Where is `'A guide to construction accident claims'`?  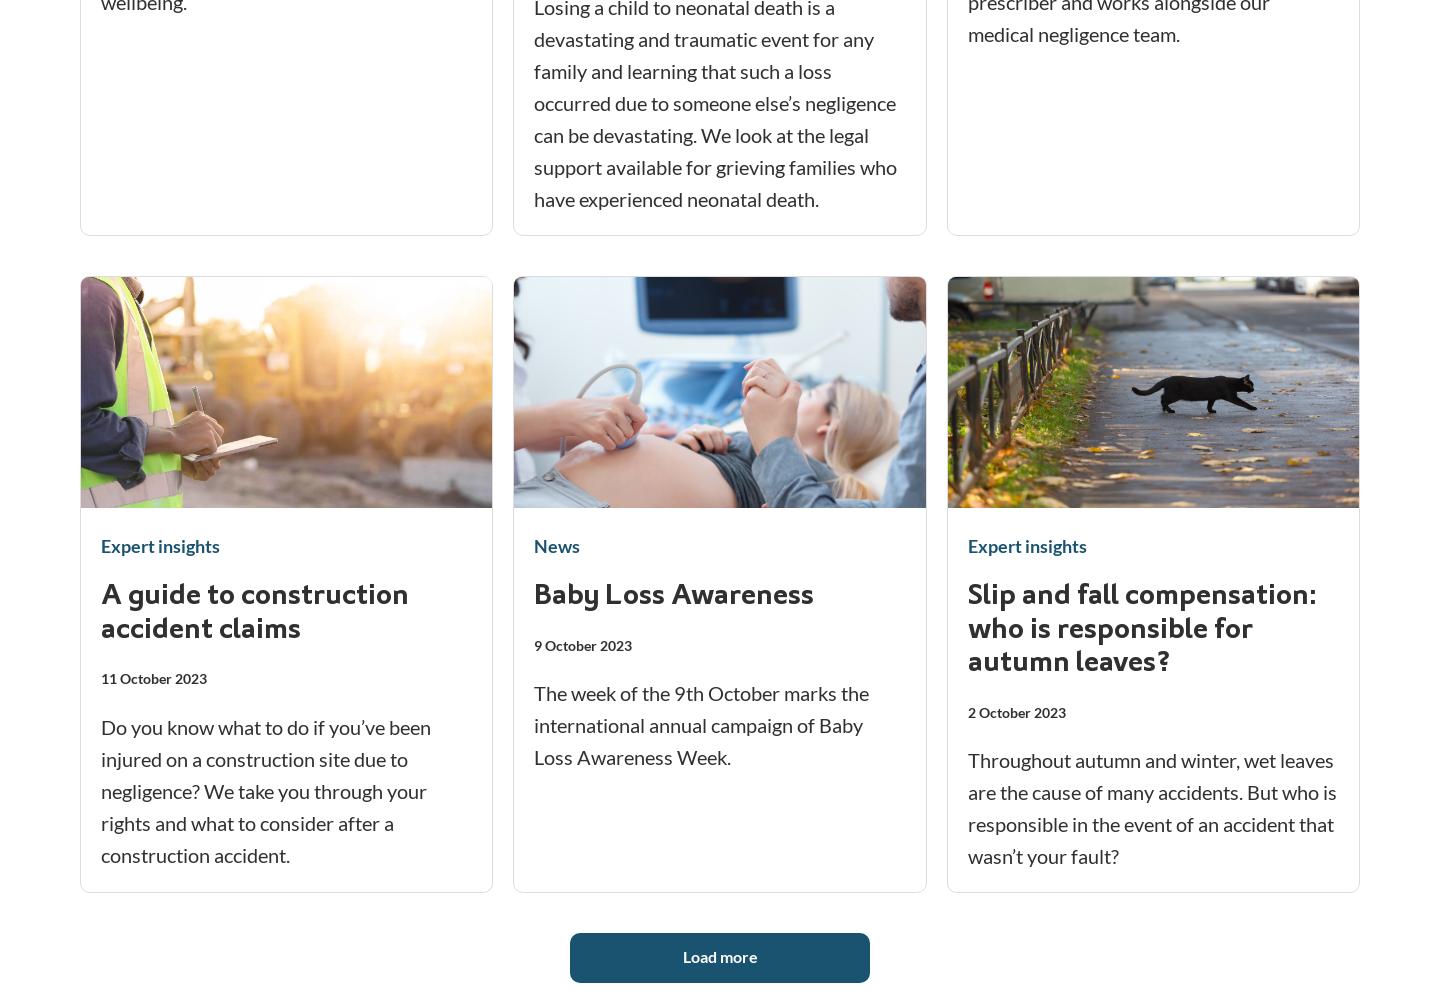 'A guide to construction accident claims' is located at coordinates (254, 612).